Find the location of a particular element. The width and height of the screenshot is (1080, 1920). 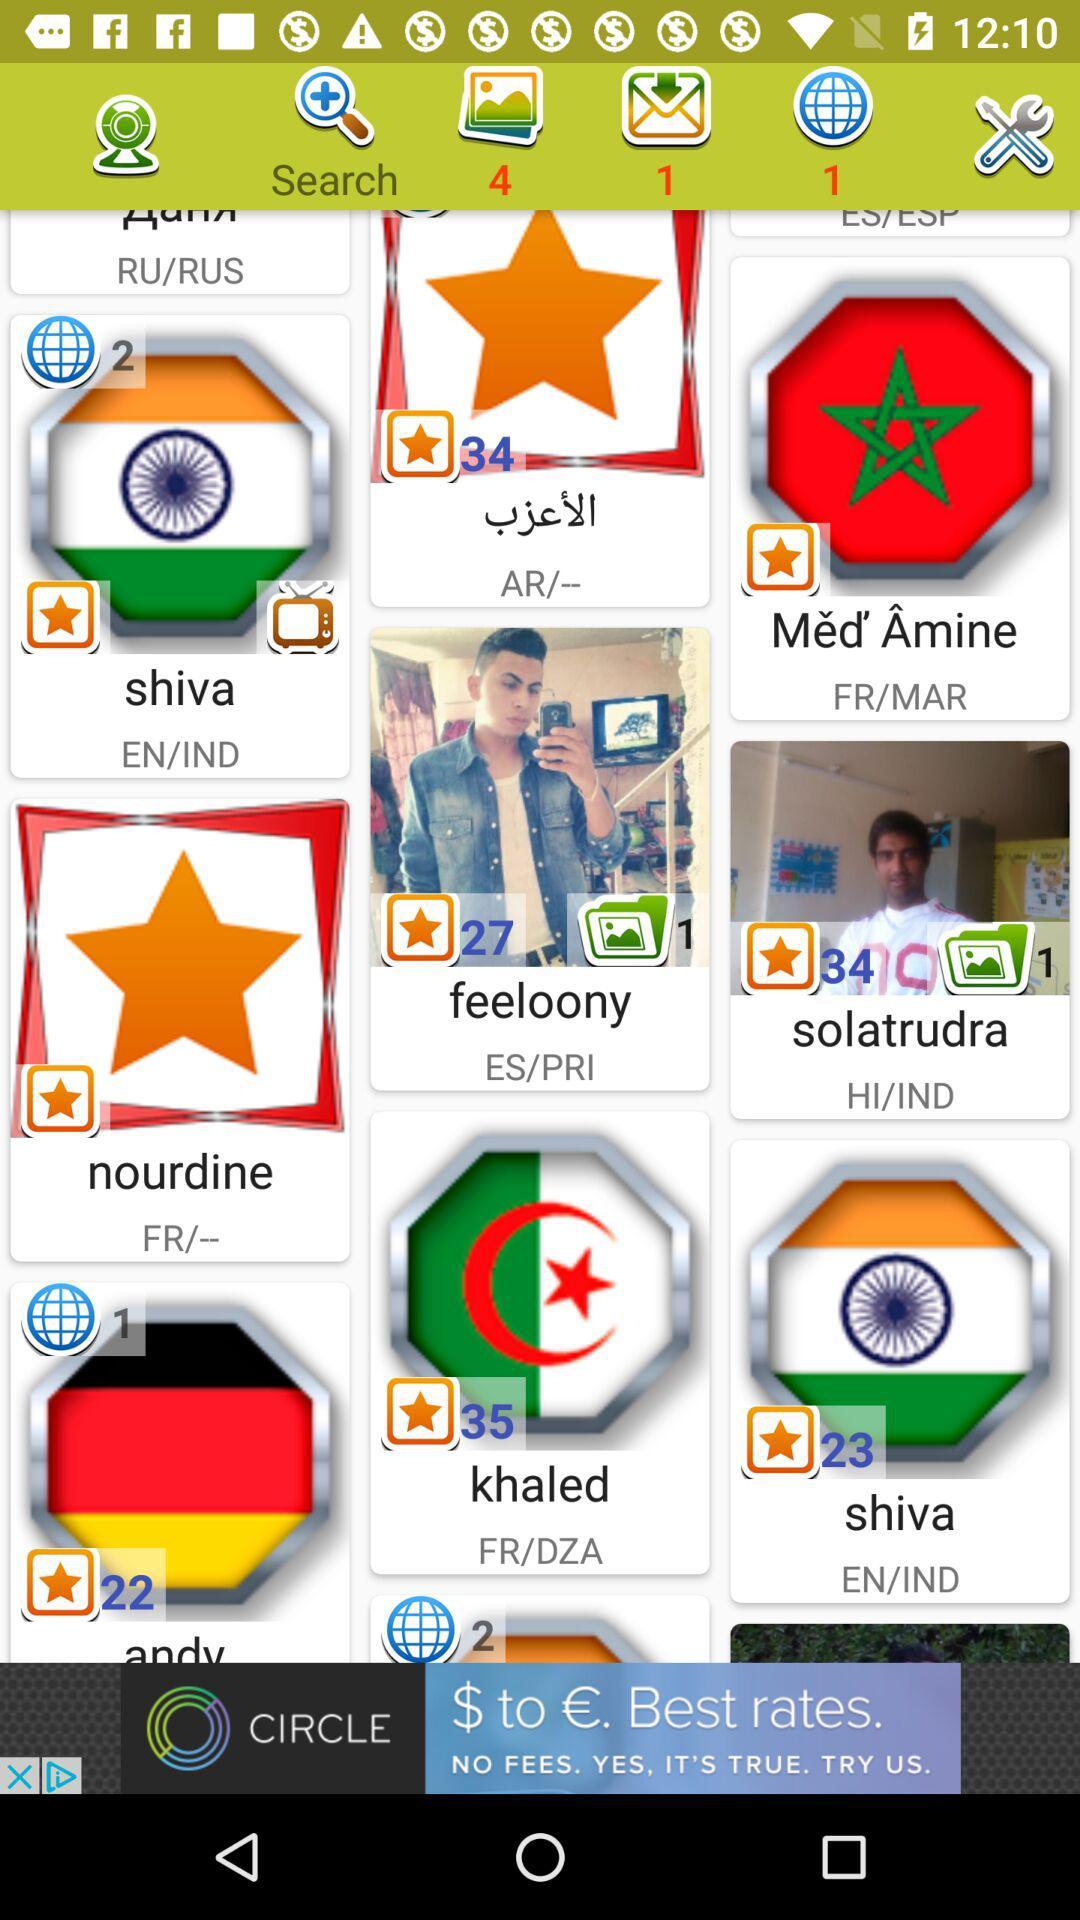

andy is located at coordinates (180, 1451).